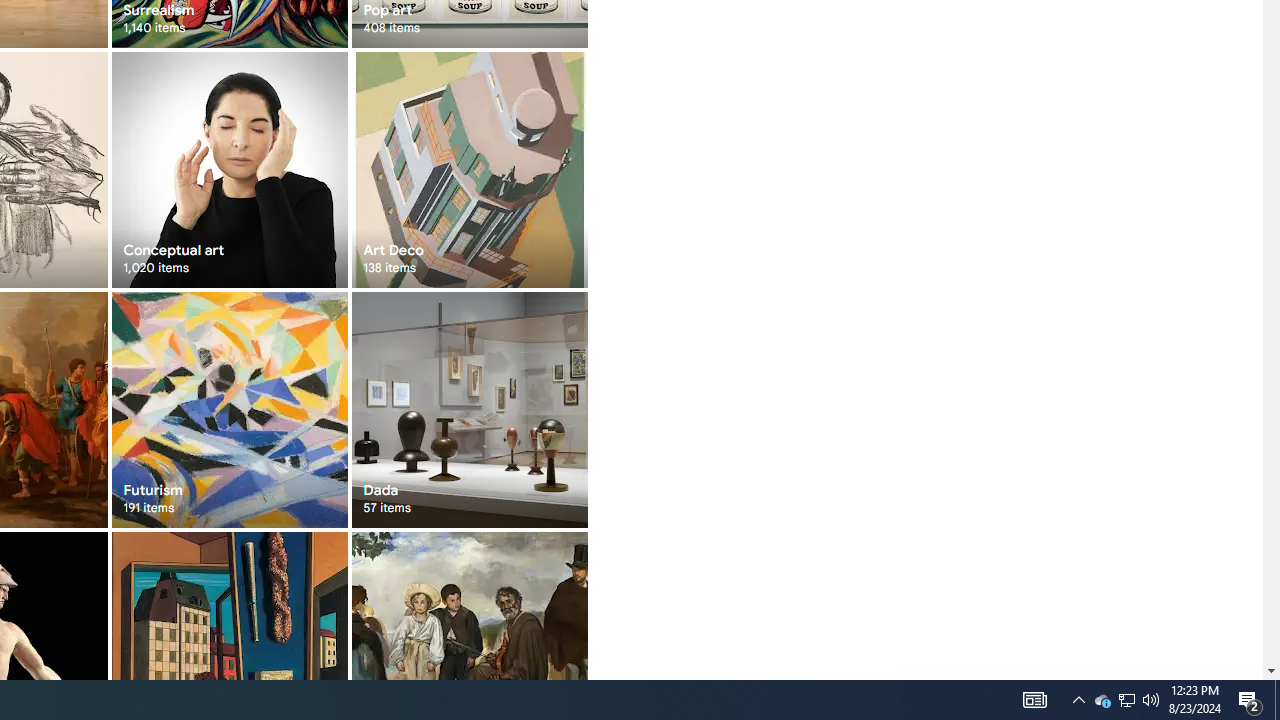  Describe the element at coordinates (229, 409) in the screenshot. I see `'Futurism 191 items'` at that location.